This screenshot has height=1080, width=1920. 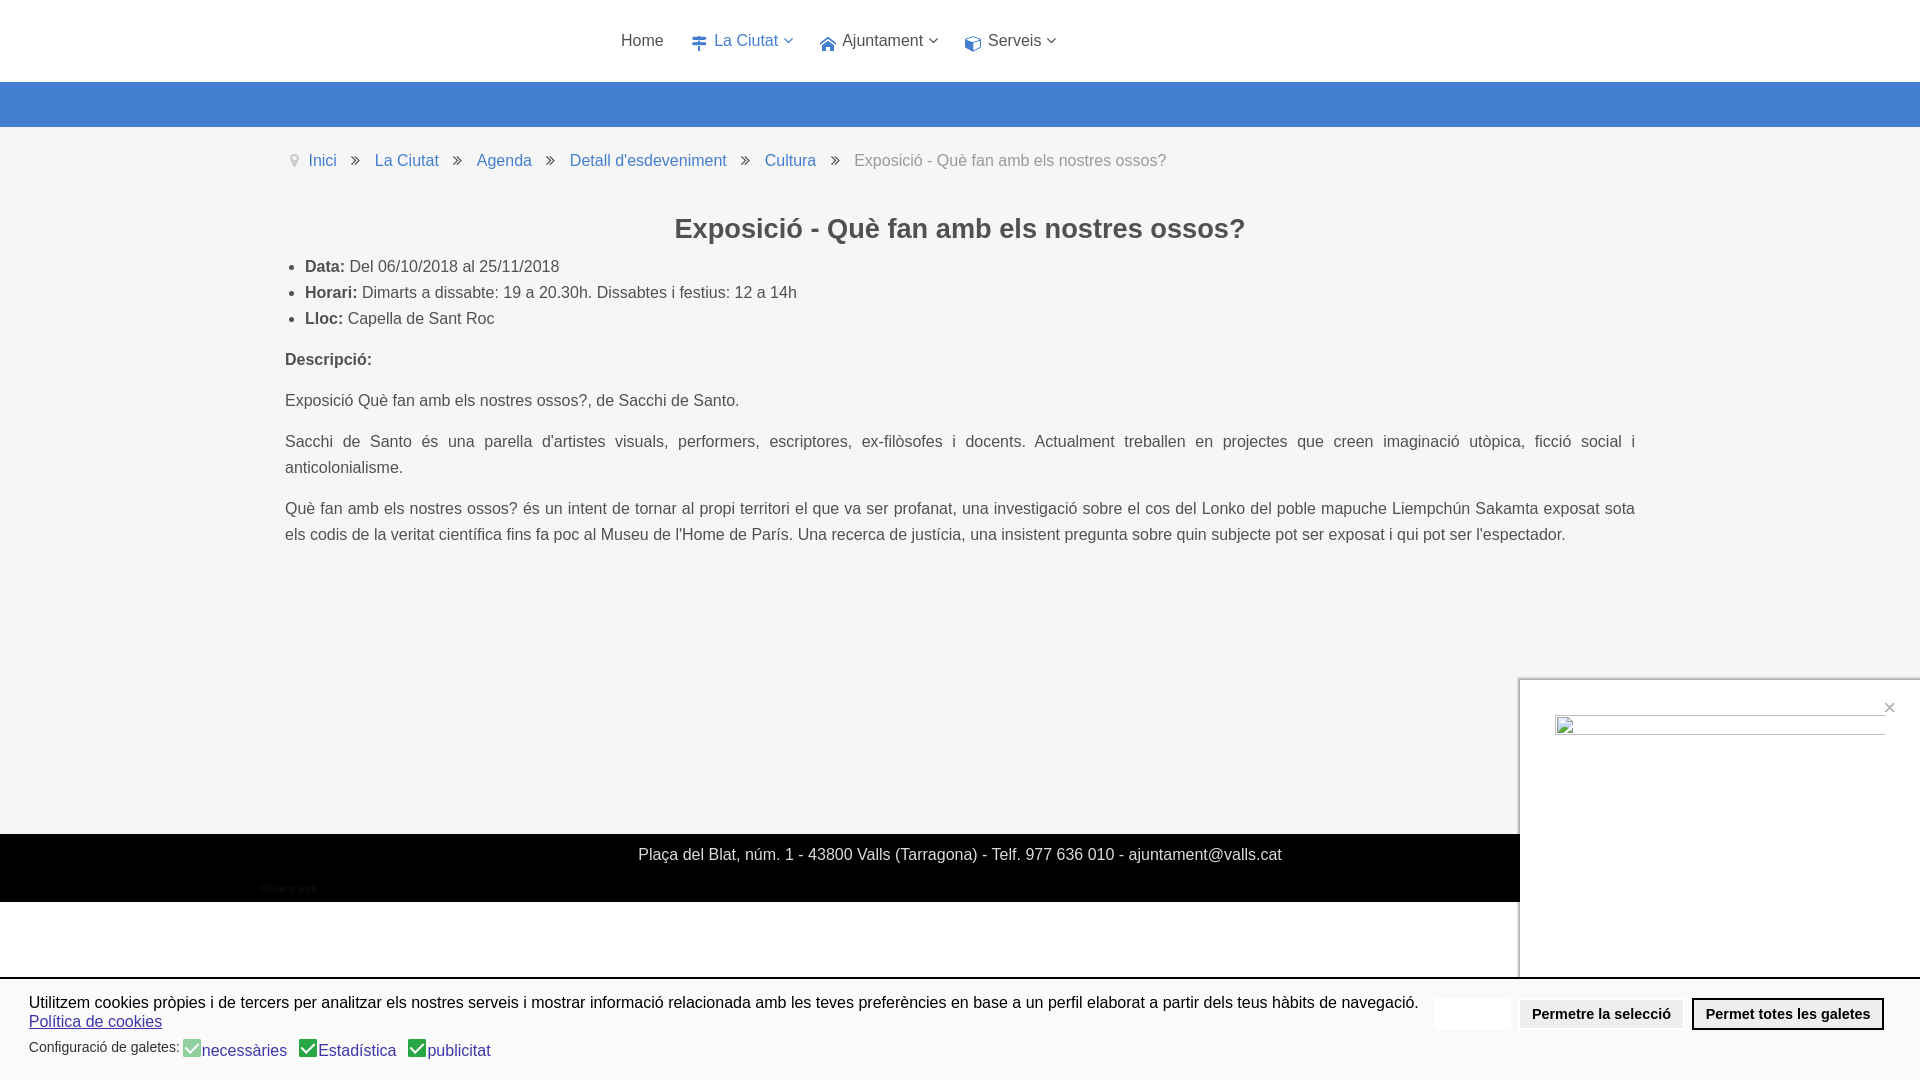 What do you see at coordinates (504, 159) in the screenshot?
I see `'Agenda'` at bounding box center [504, 159].